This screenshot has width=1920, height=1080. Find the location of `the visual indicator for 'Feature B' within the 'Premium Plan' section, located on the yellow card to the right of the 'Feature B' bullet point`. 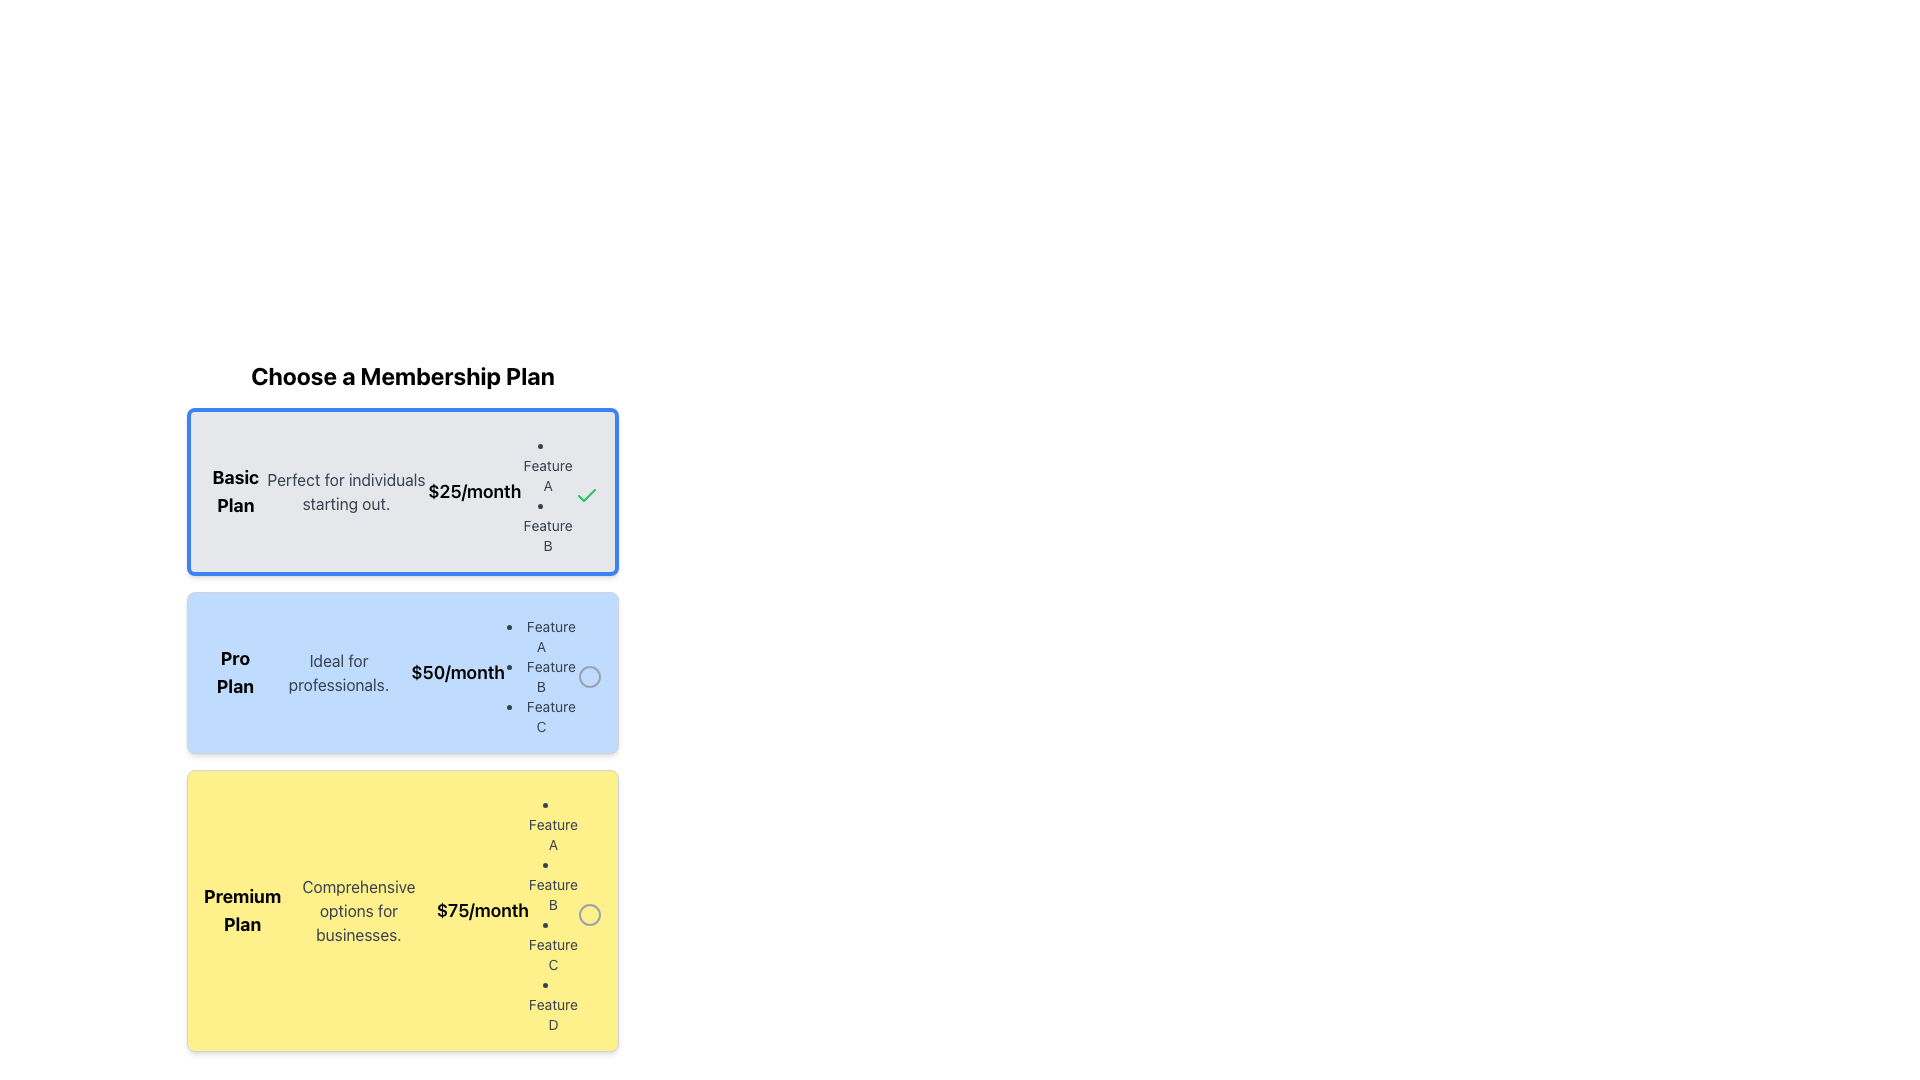

the visual indicator for 'Feature B' within the 'Premium Plan' section, located on the yellow card to the right of the 'Feature B' bullet point is located at coordinates (589, 914).